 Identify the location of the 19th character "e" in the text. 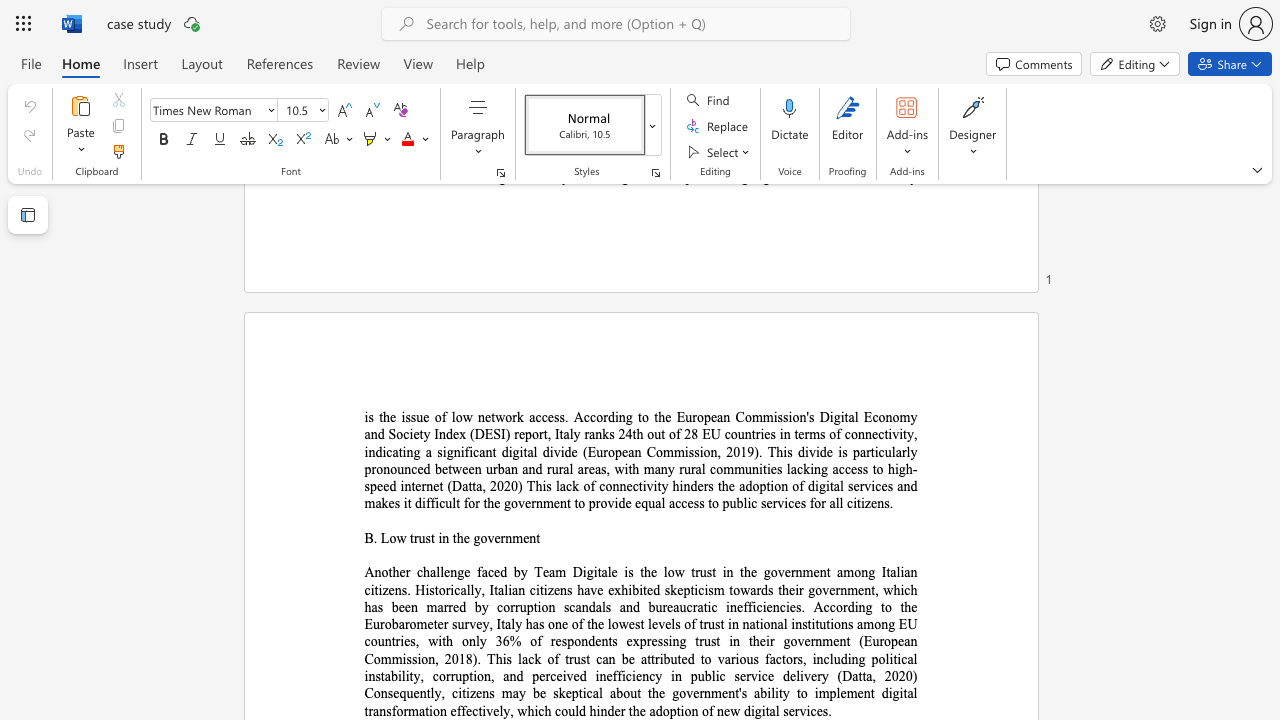
(470, 469).